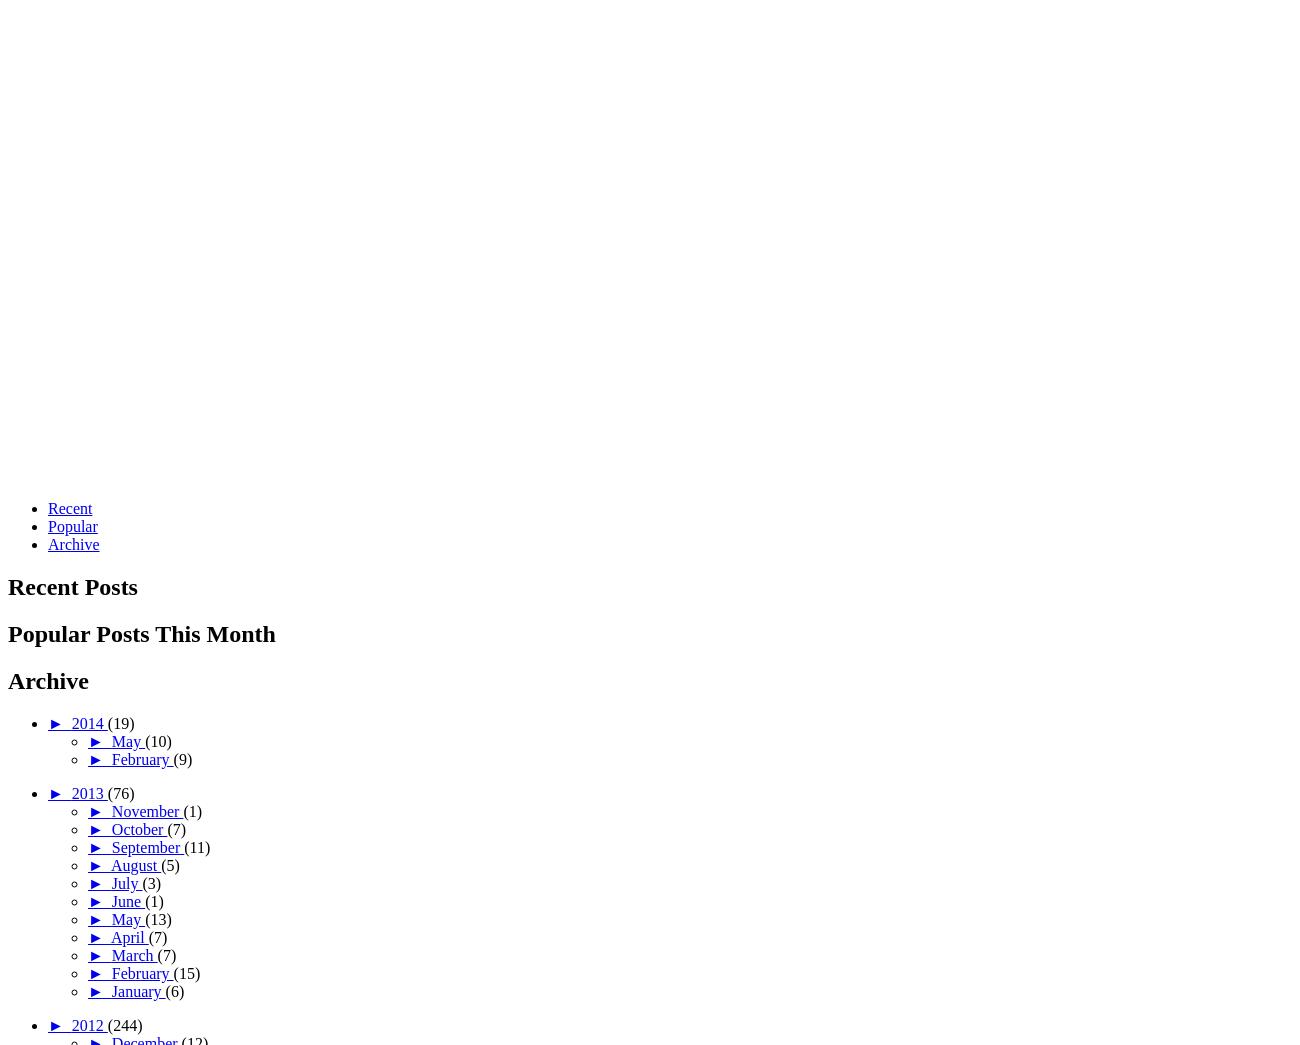 This screenshot has height=1045, width=1300. What do you see at coordinates (137, 990) in the screenshot?
I see `'January'` at bounding box center [137, 990].